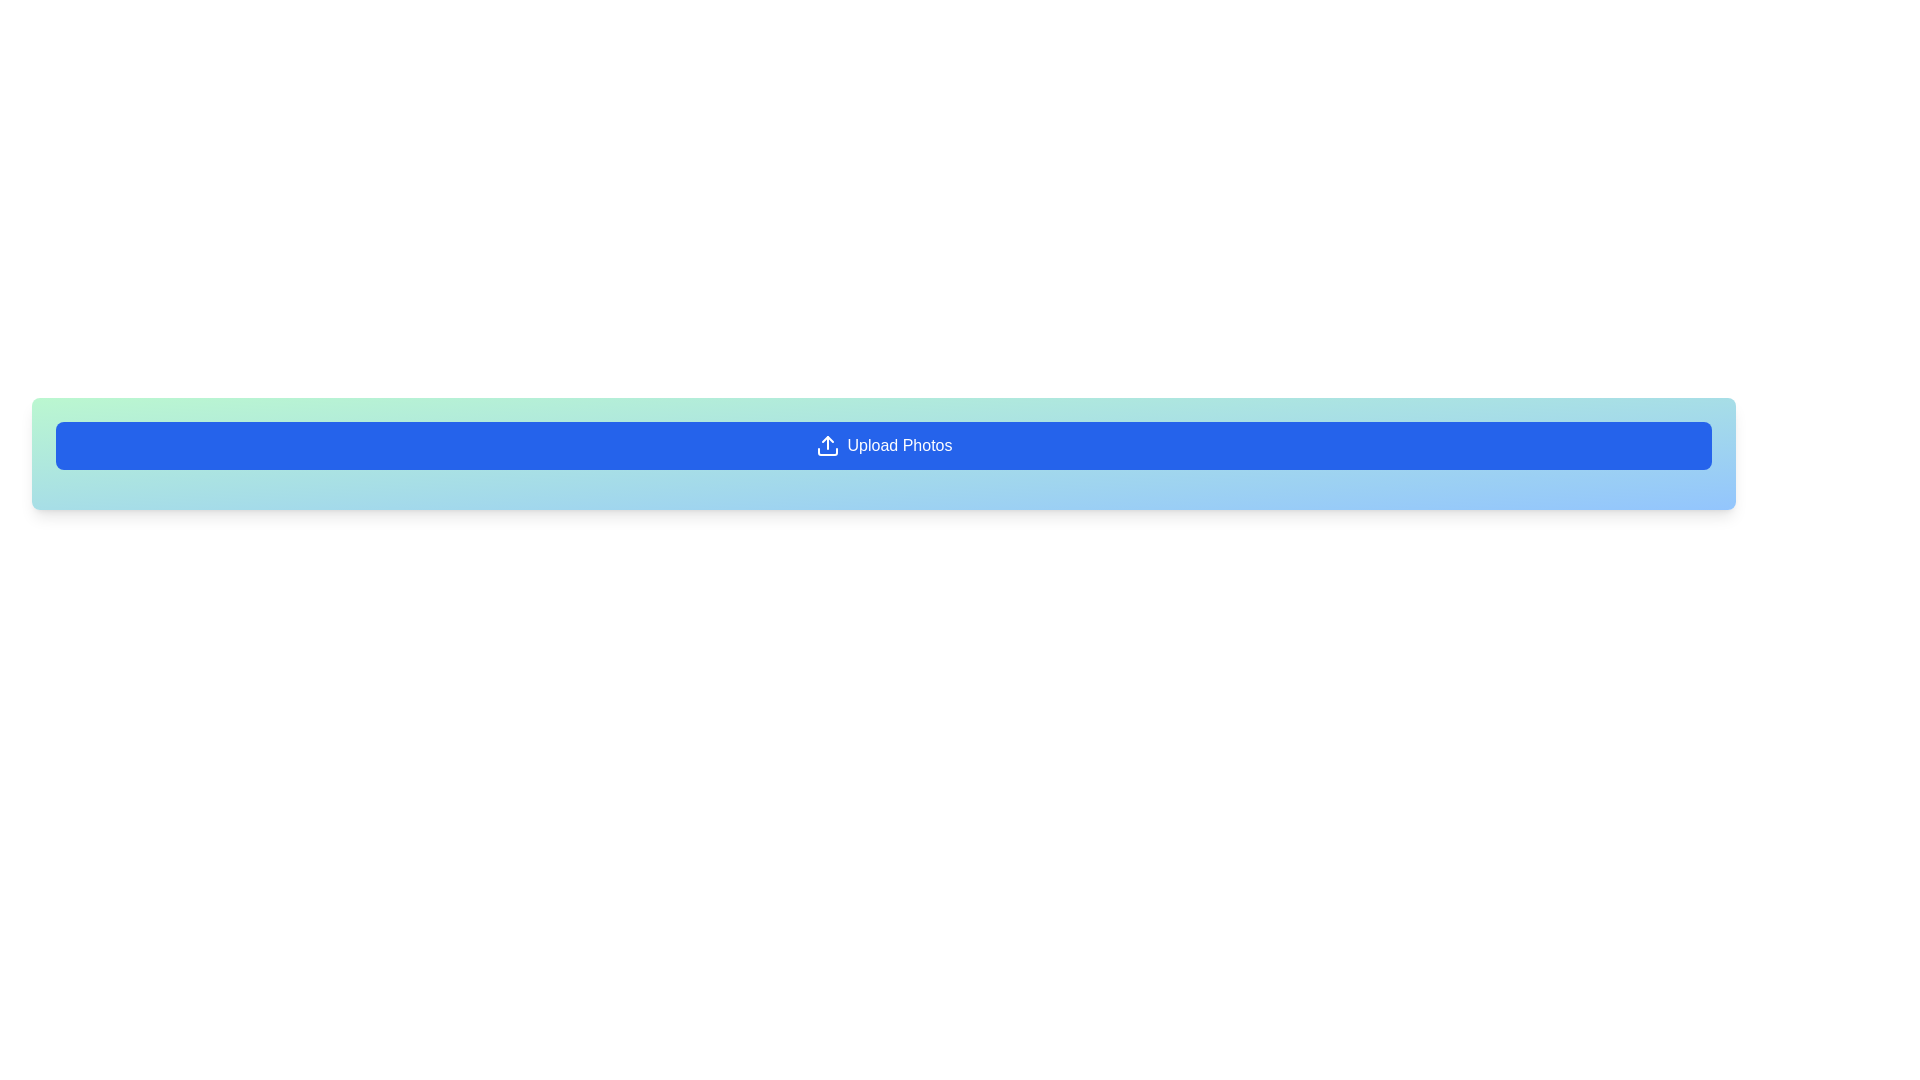 The width and height of the screenshot is (1920, 1080). Describe the element at coordinates (882, 445) in the screenshot. I see `the 'Upload Photos' button, which has a blue background and white text, to observe the color change effect` at that location.